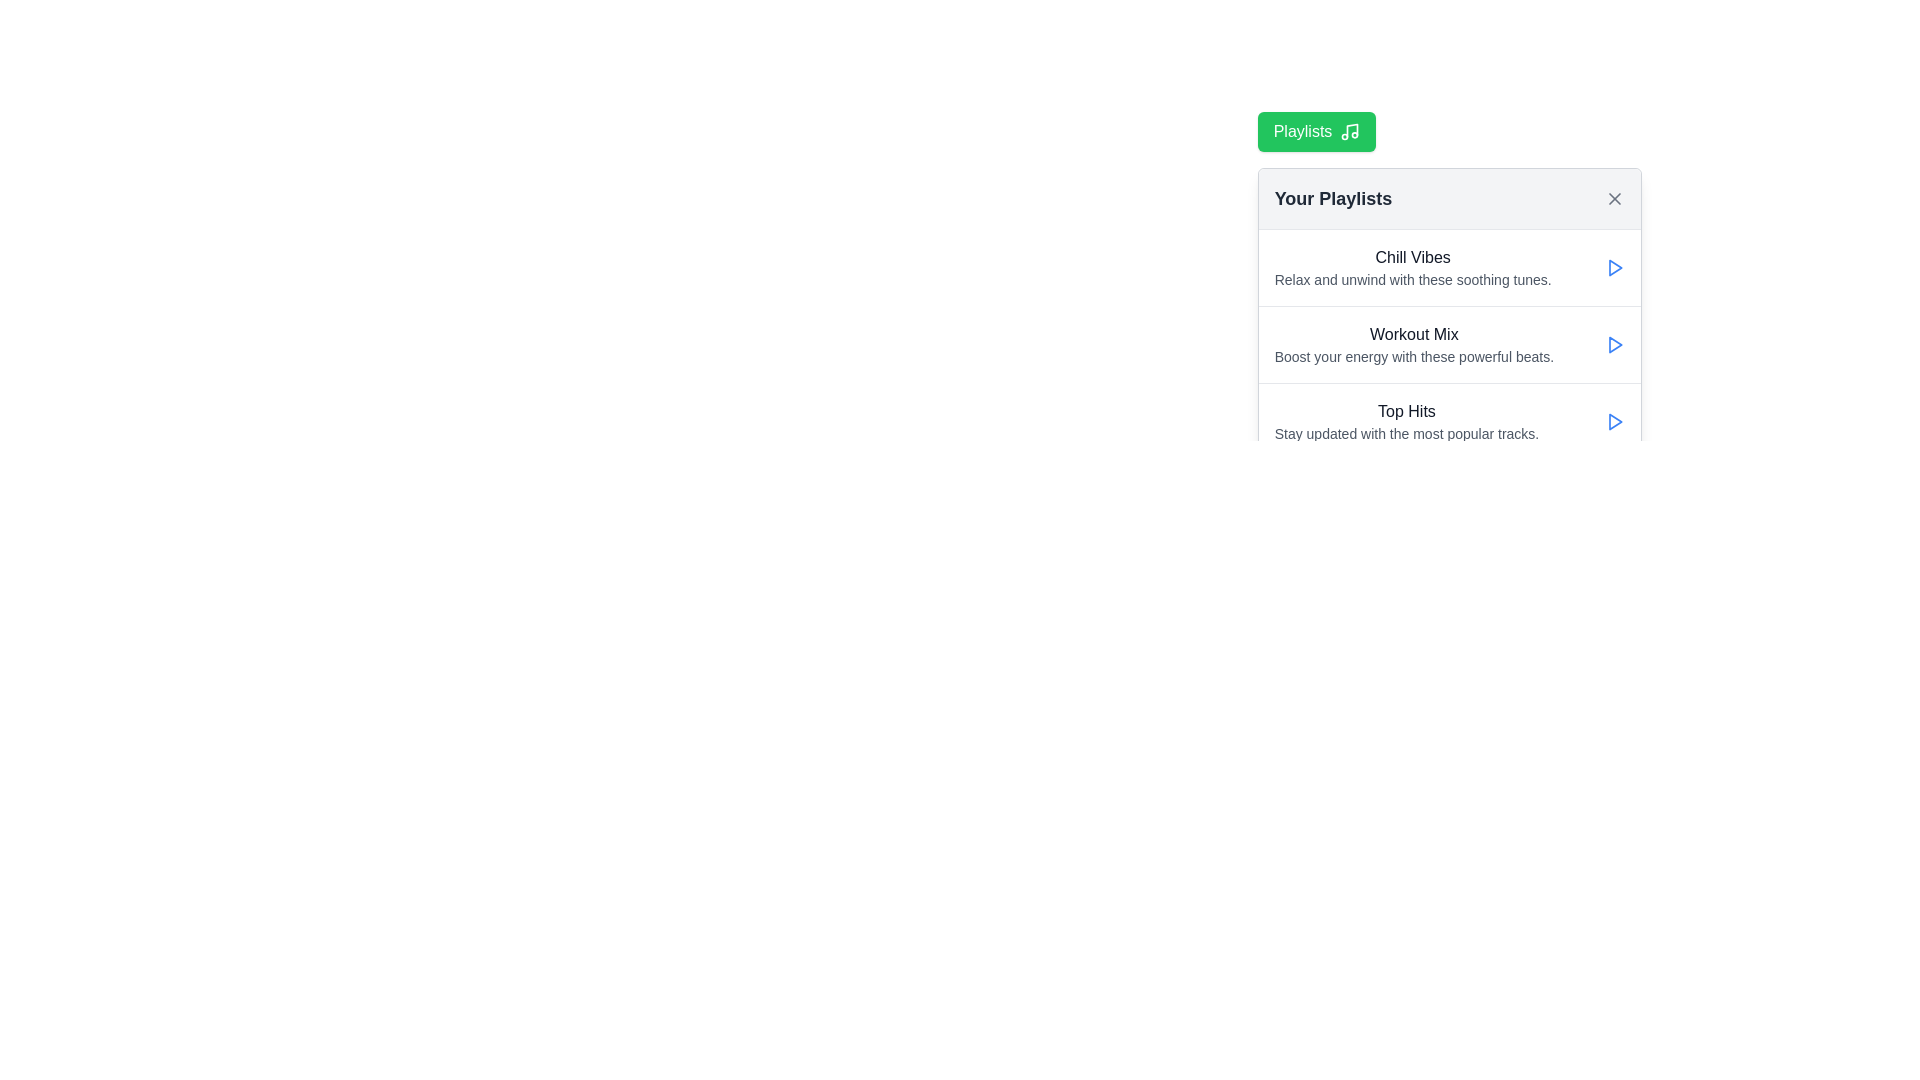  I want to click on the small blue play button located at the right edge of the 'Workout Mix' playlist entry, so click(1614, 343).